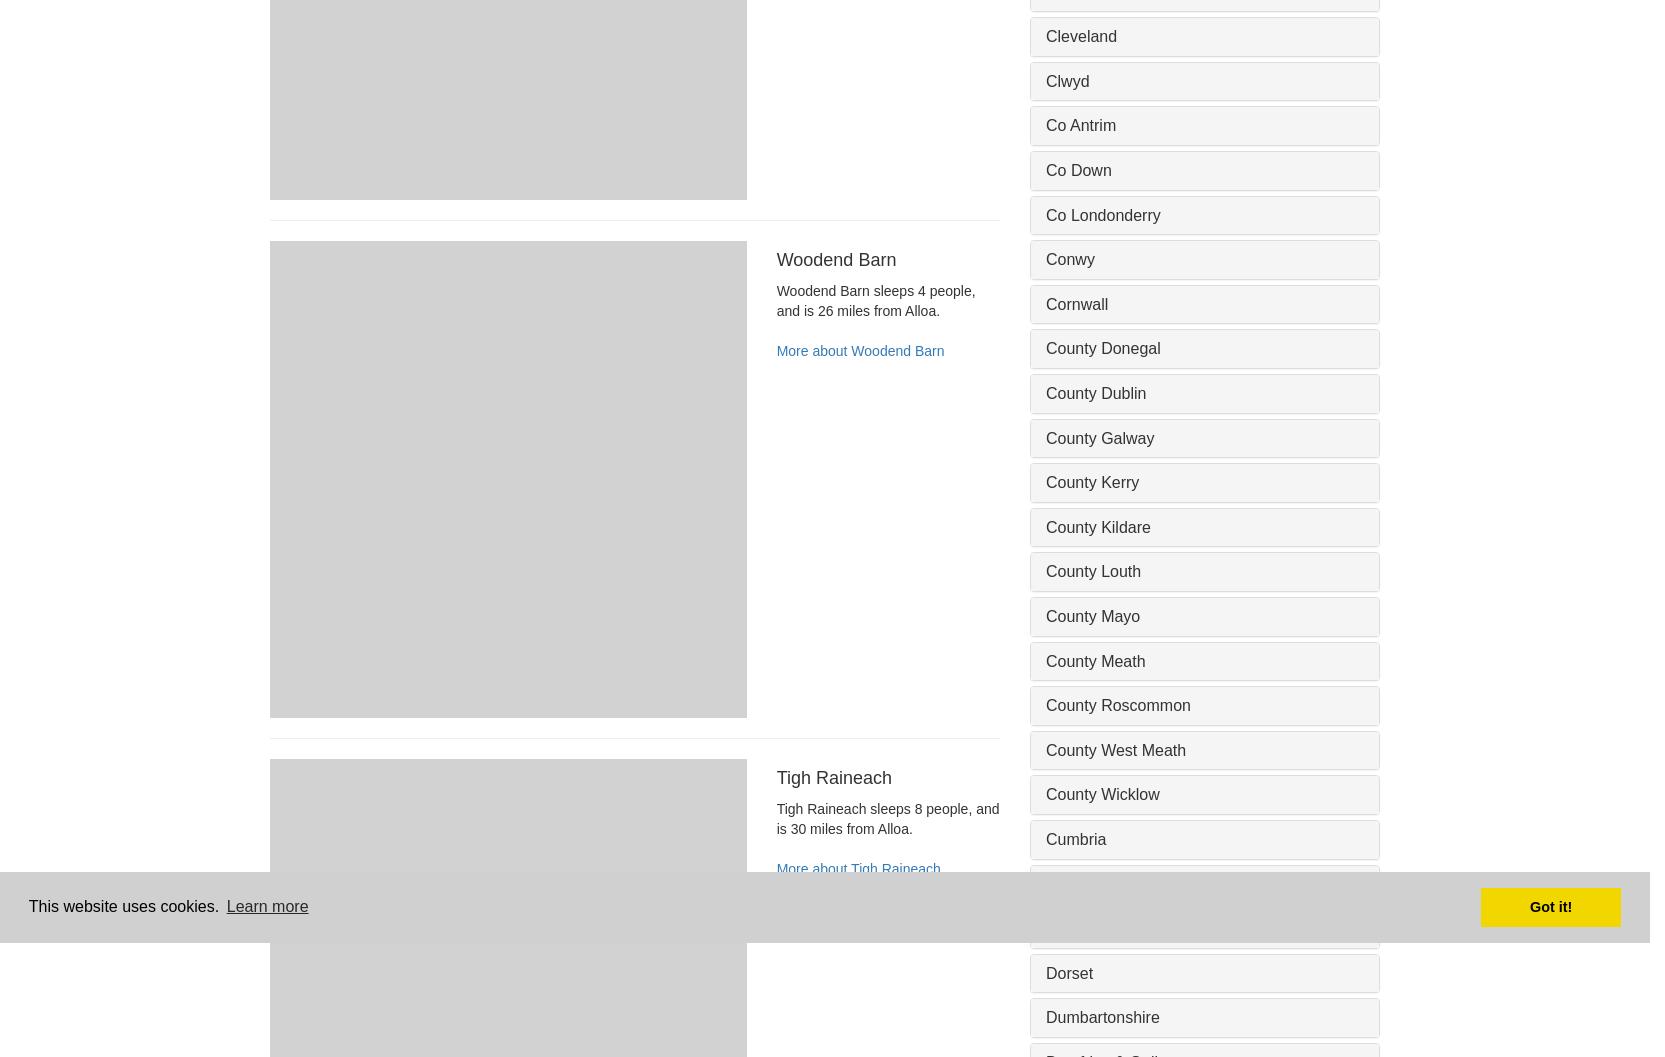 The height and width of the screenshot is (1057, 1665). Describe the element at coordinates (1044, 1016) in the screenshot. I see `'Dumbartonshire'` at that location.